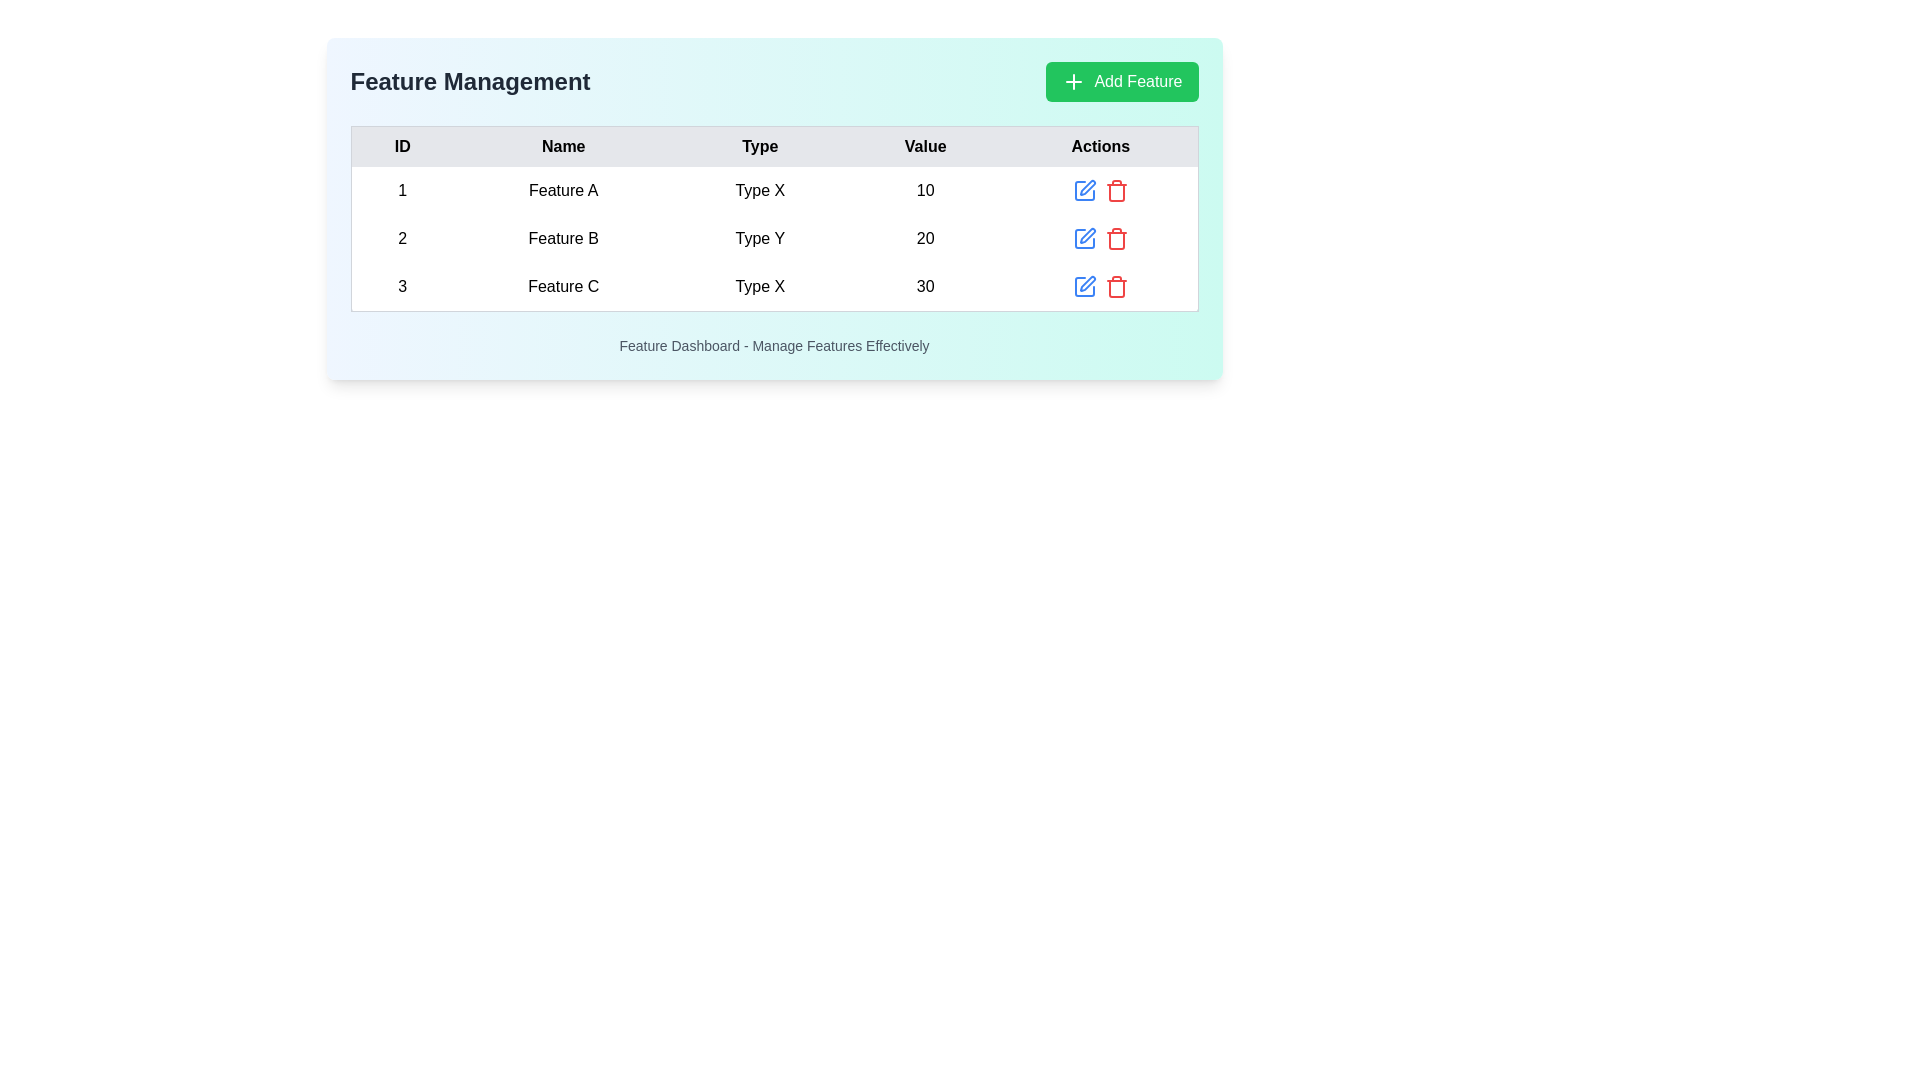 Image resolution: width=1920 pixels, height=1080 pixels. Describe the element at coordinates (773, 145) in the screenshot. I see `the 'Type' header cell in the table, which is the third cell in the header row, identifying the 'Type' column` at that location.